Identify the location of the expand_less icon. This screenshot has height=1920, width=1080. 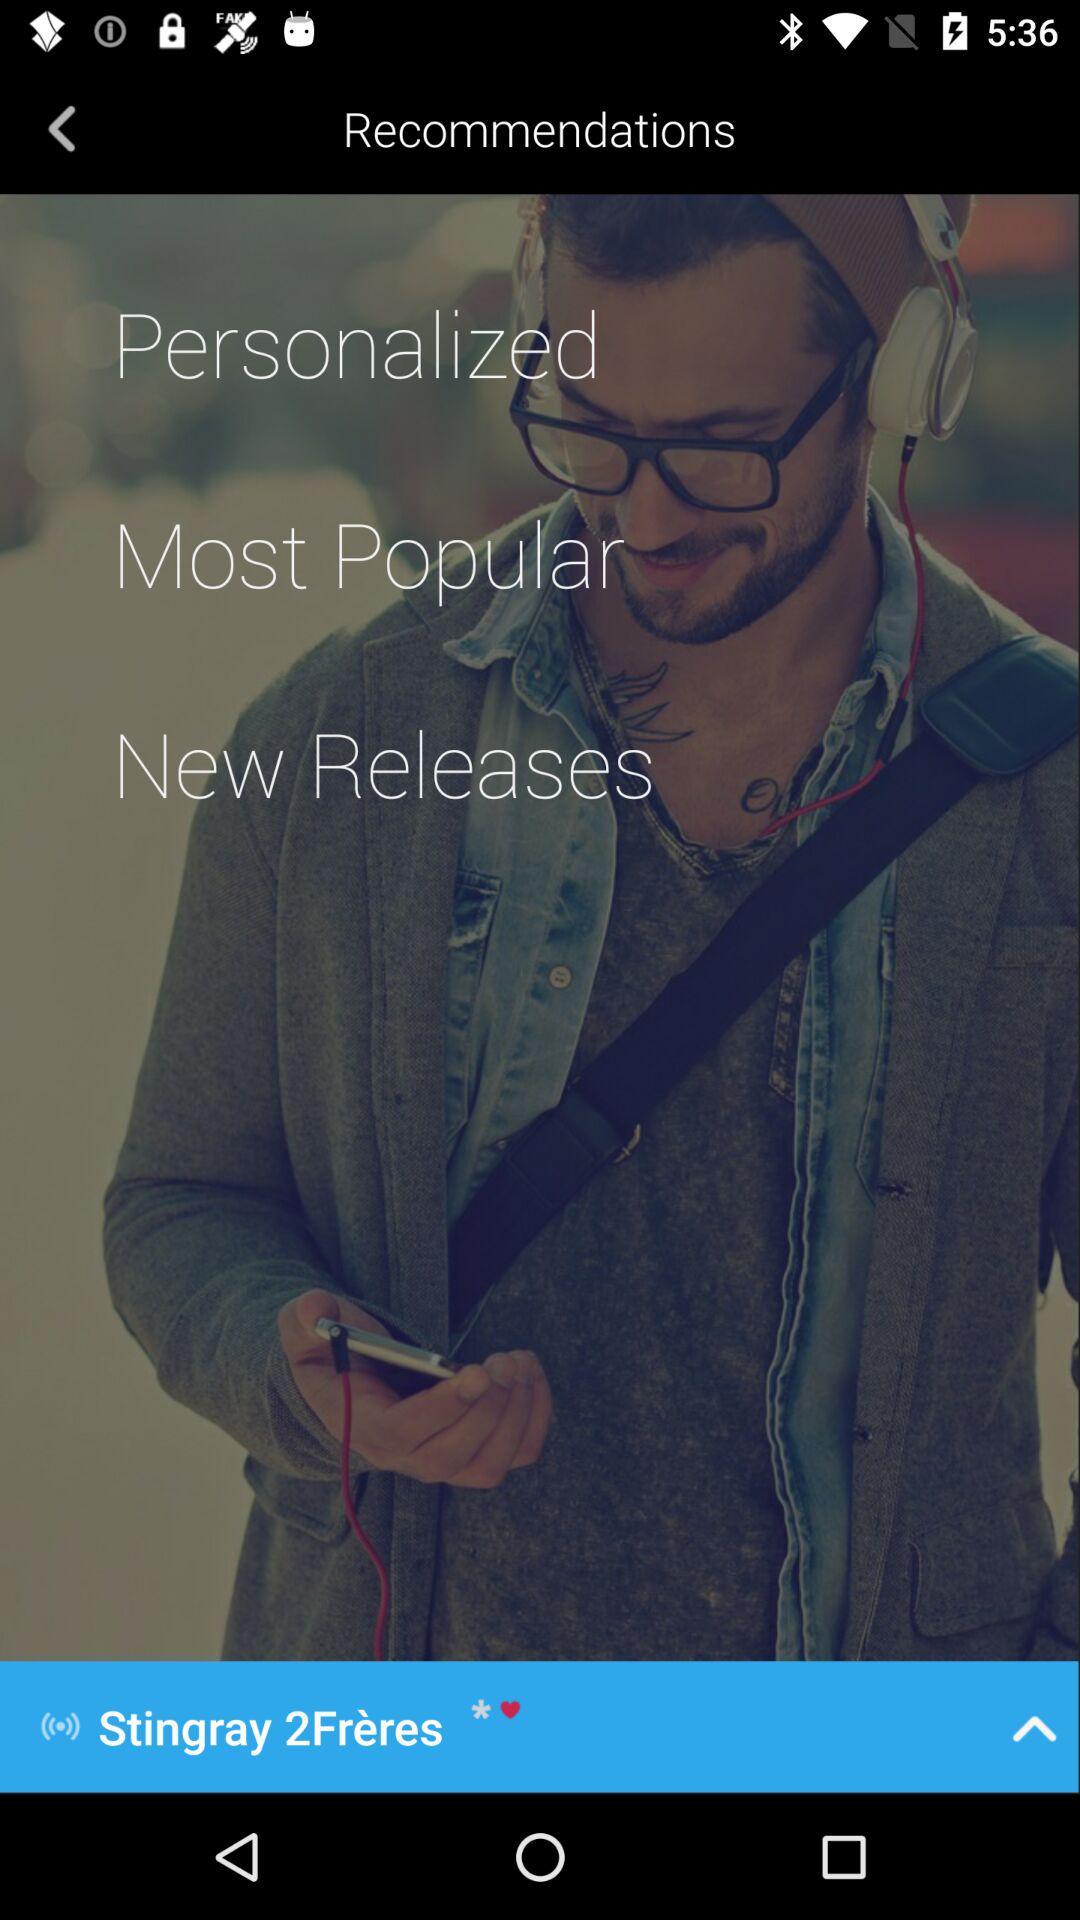
(1034, 1725).